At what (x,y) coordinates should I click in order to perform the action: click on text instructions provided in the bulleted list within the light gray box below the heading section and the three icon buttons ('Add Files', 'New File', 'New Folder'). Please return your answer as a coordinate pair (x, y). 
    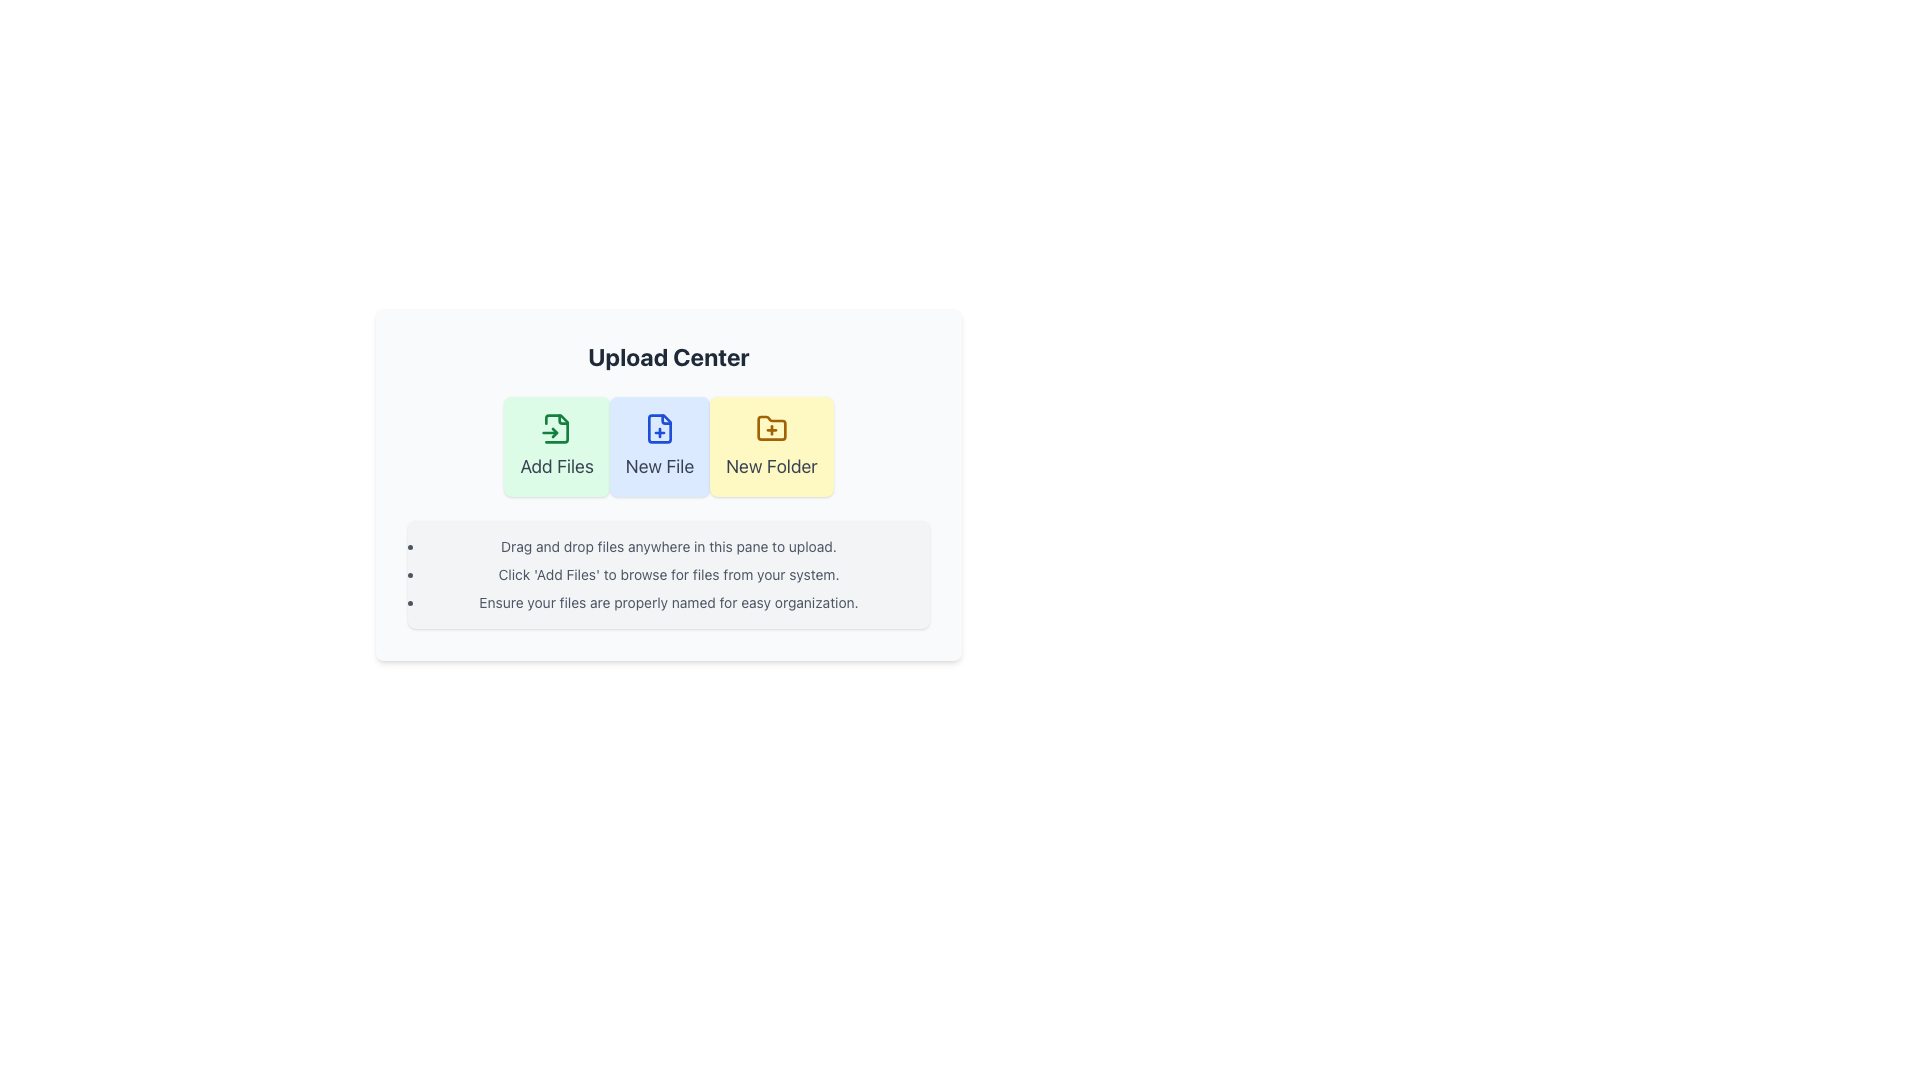
    Looking at the image, I should click on (668, 574).